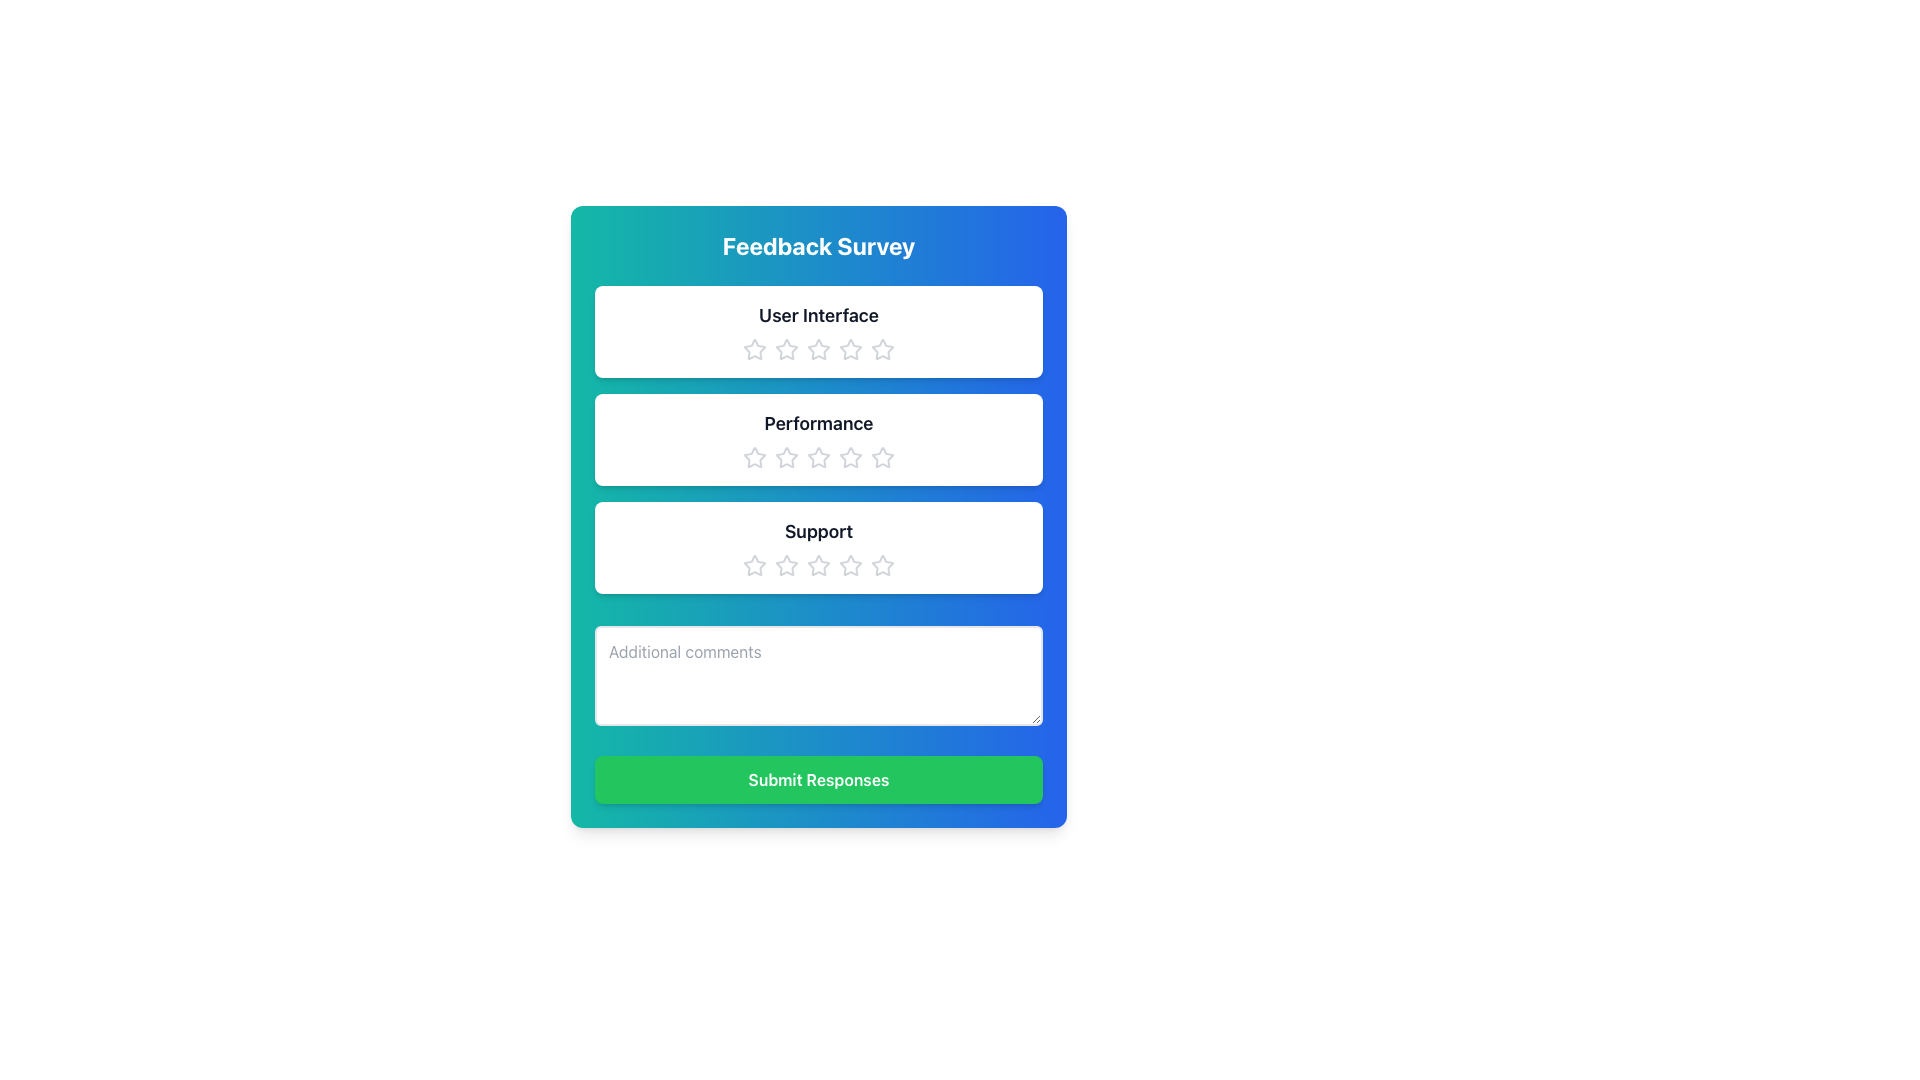 Image resolution: width=1920 pixels, height=1080 pixels. Describe the element at coordinates (819, 438) in the screenshot. I see `the star icons in the 'Performance' rating section` at that location.